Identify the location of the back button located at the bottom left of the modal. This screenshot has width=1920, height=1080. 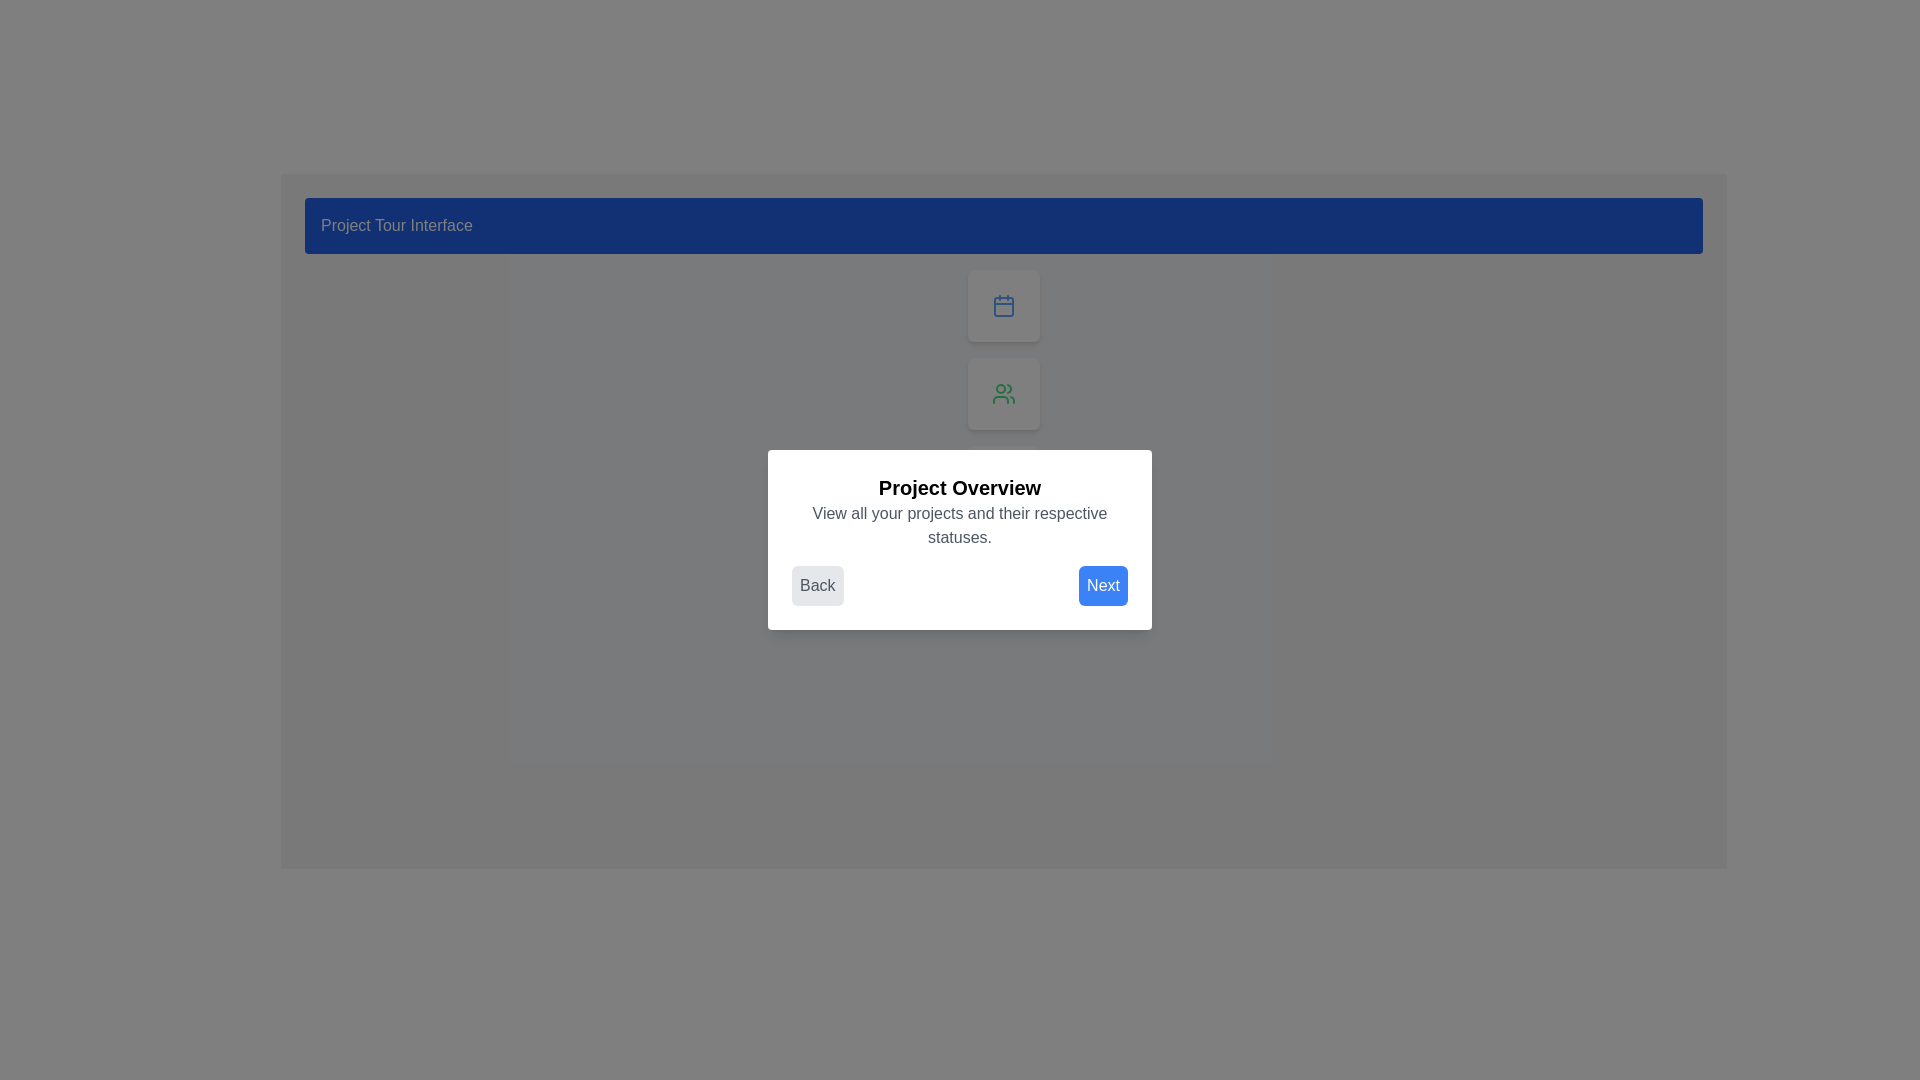
(817, 585).